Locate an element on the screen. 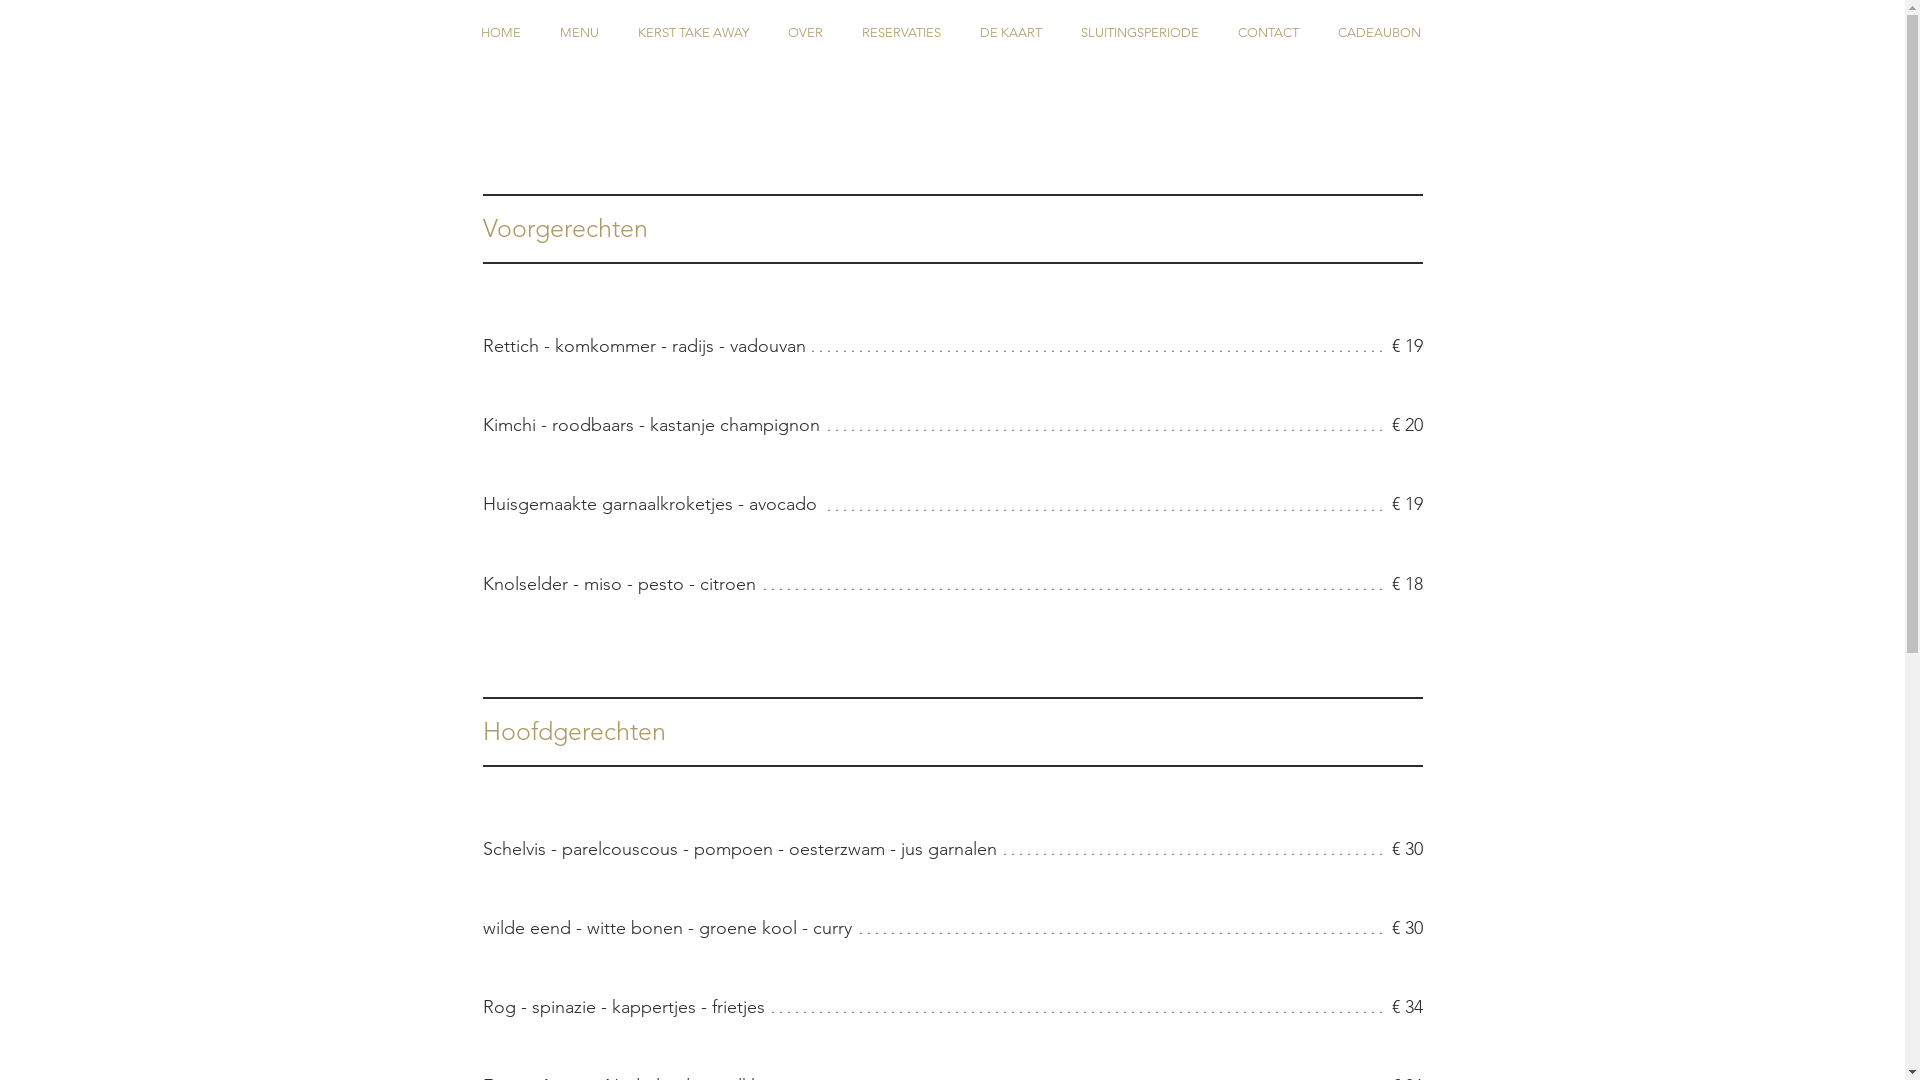 This screenshot has width=1920, height=1080. 'HOME' is located at coordinates (499, 32).